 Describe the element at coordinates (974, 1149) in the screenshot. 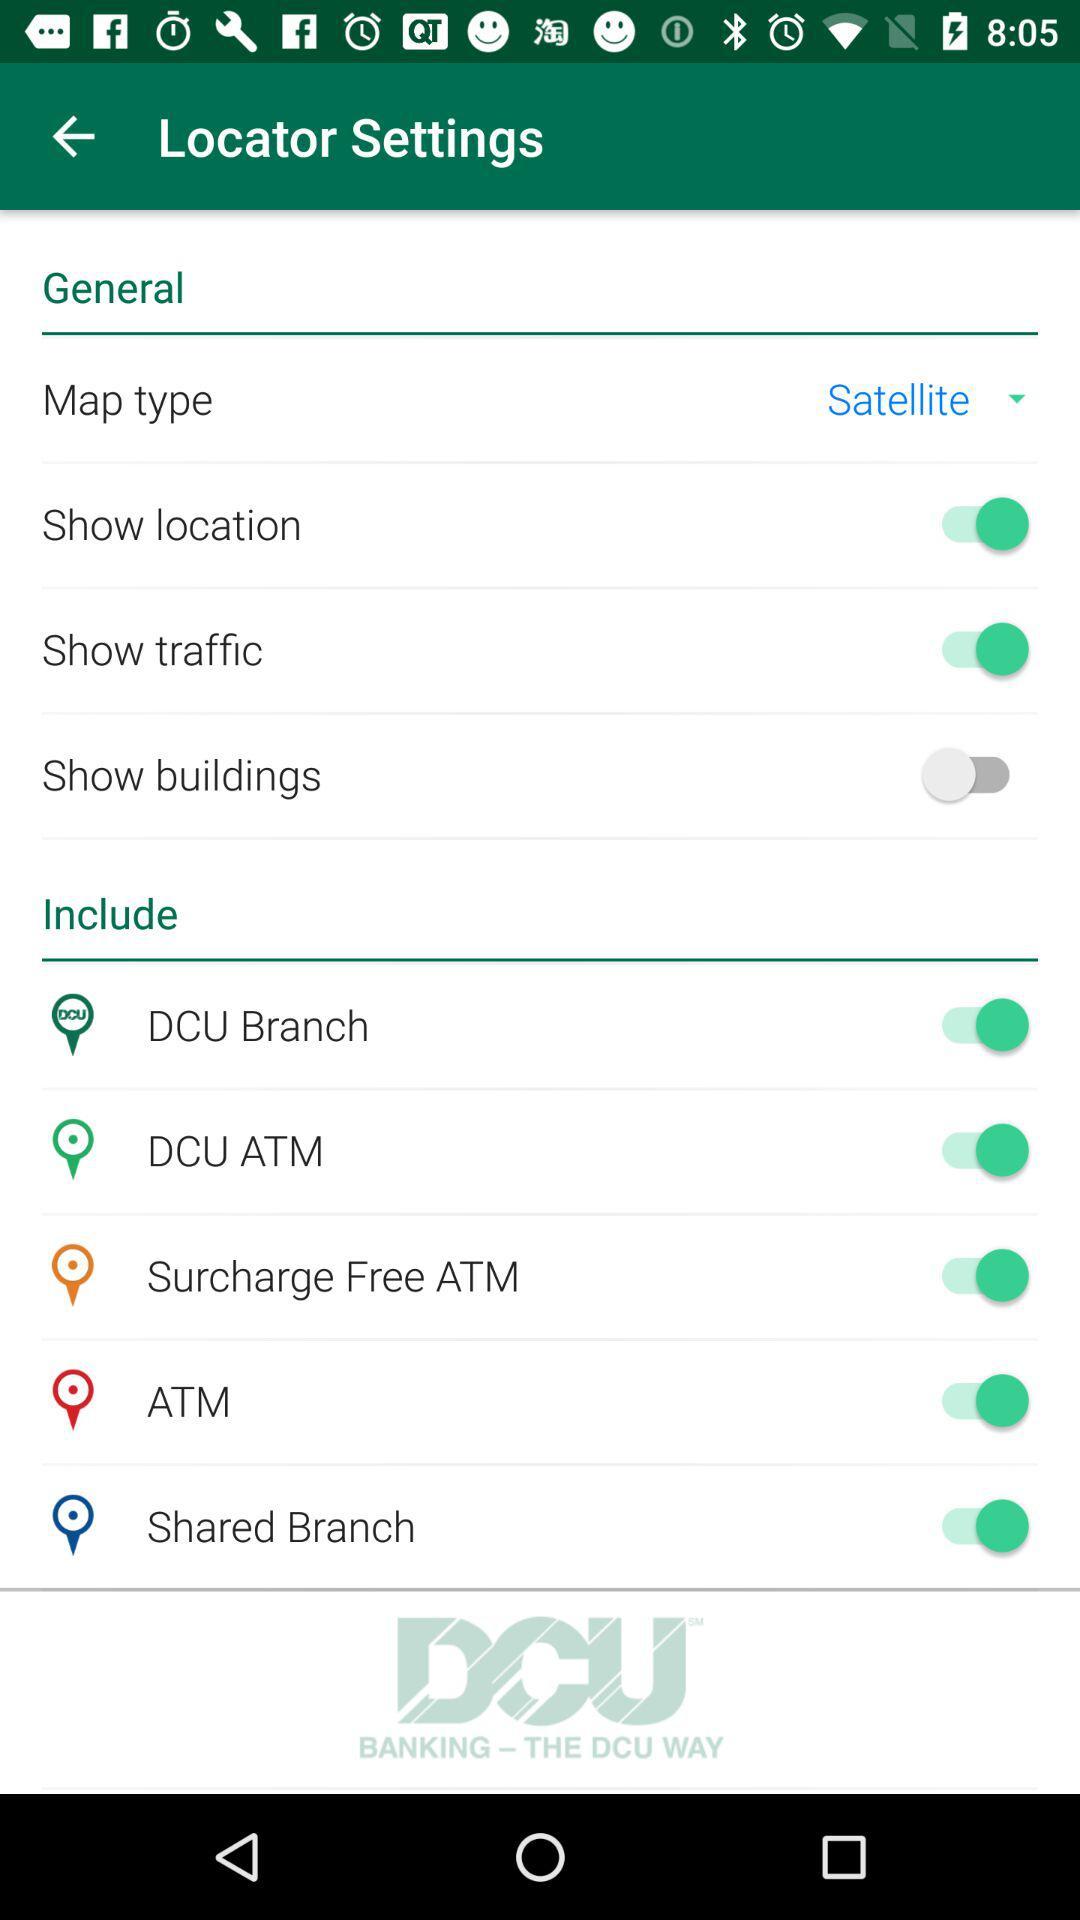

I see `dcu atm autoplay` at that location.